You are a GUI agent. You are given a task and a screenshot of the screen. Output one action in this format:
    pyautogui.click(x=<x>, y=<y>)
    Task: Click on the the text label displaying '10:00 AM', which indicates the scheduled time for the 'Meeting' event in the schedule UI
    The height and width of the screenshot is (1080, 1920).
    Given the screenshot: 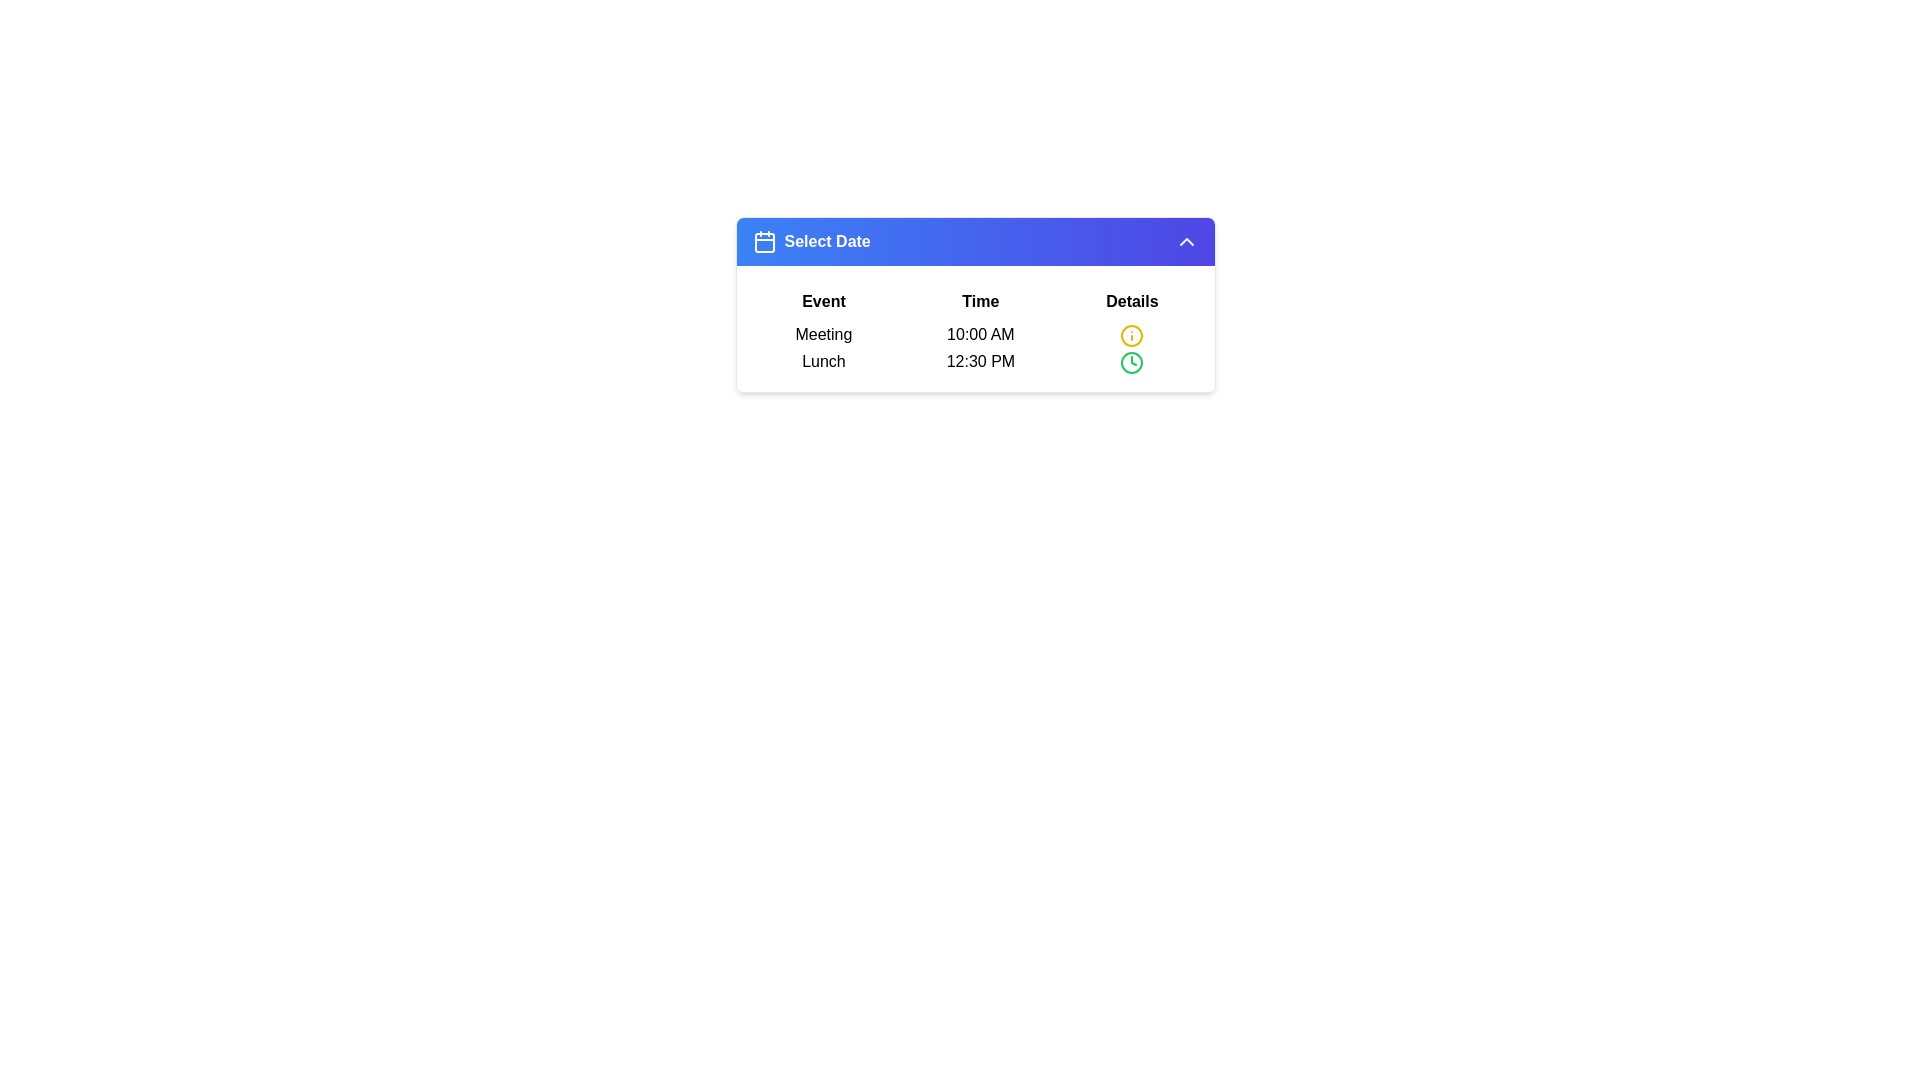 What is the action you would take?
    pyautogui.click(x=980, y=334)
    